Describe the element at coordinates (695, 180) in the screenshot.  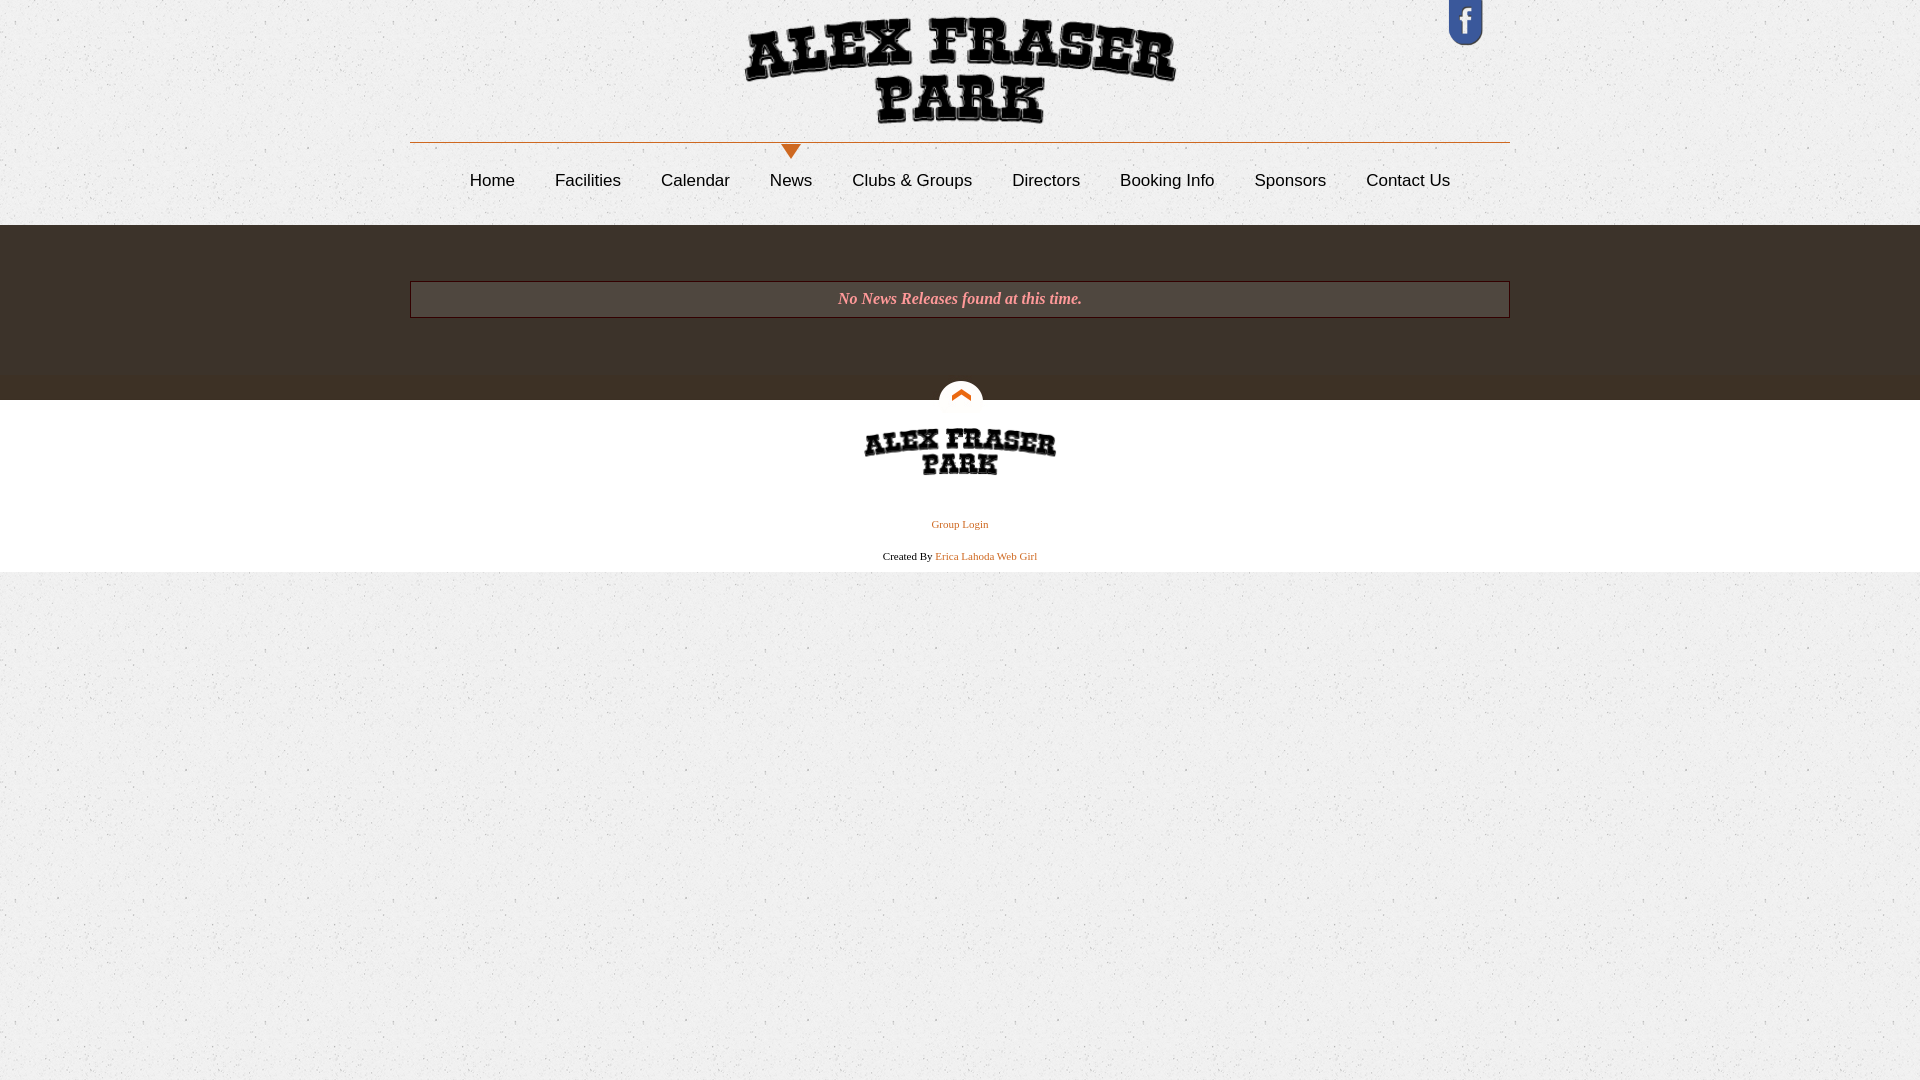
I see `'Calendar'` at that location.